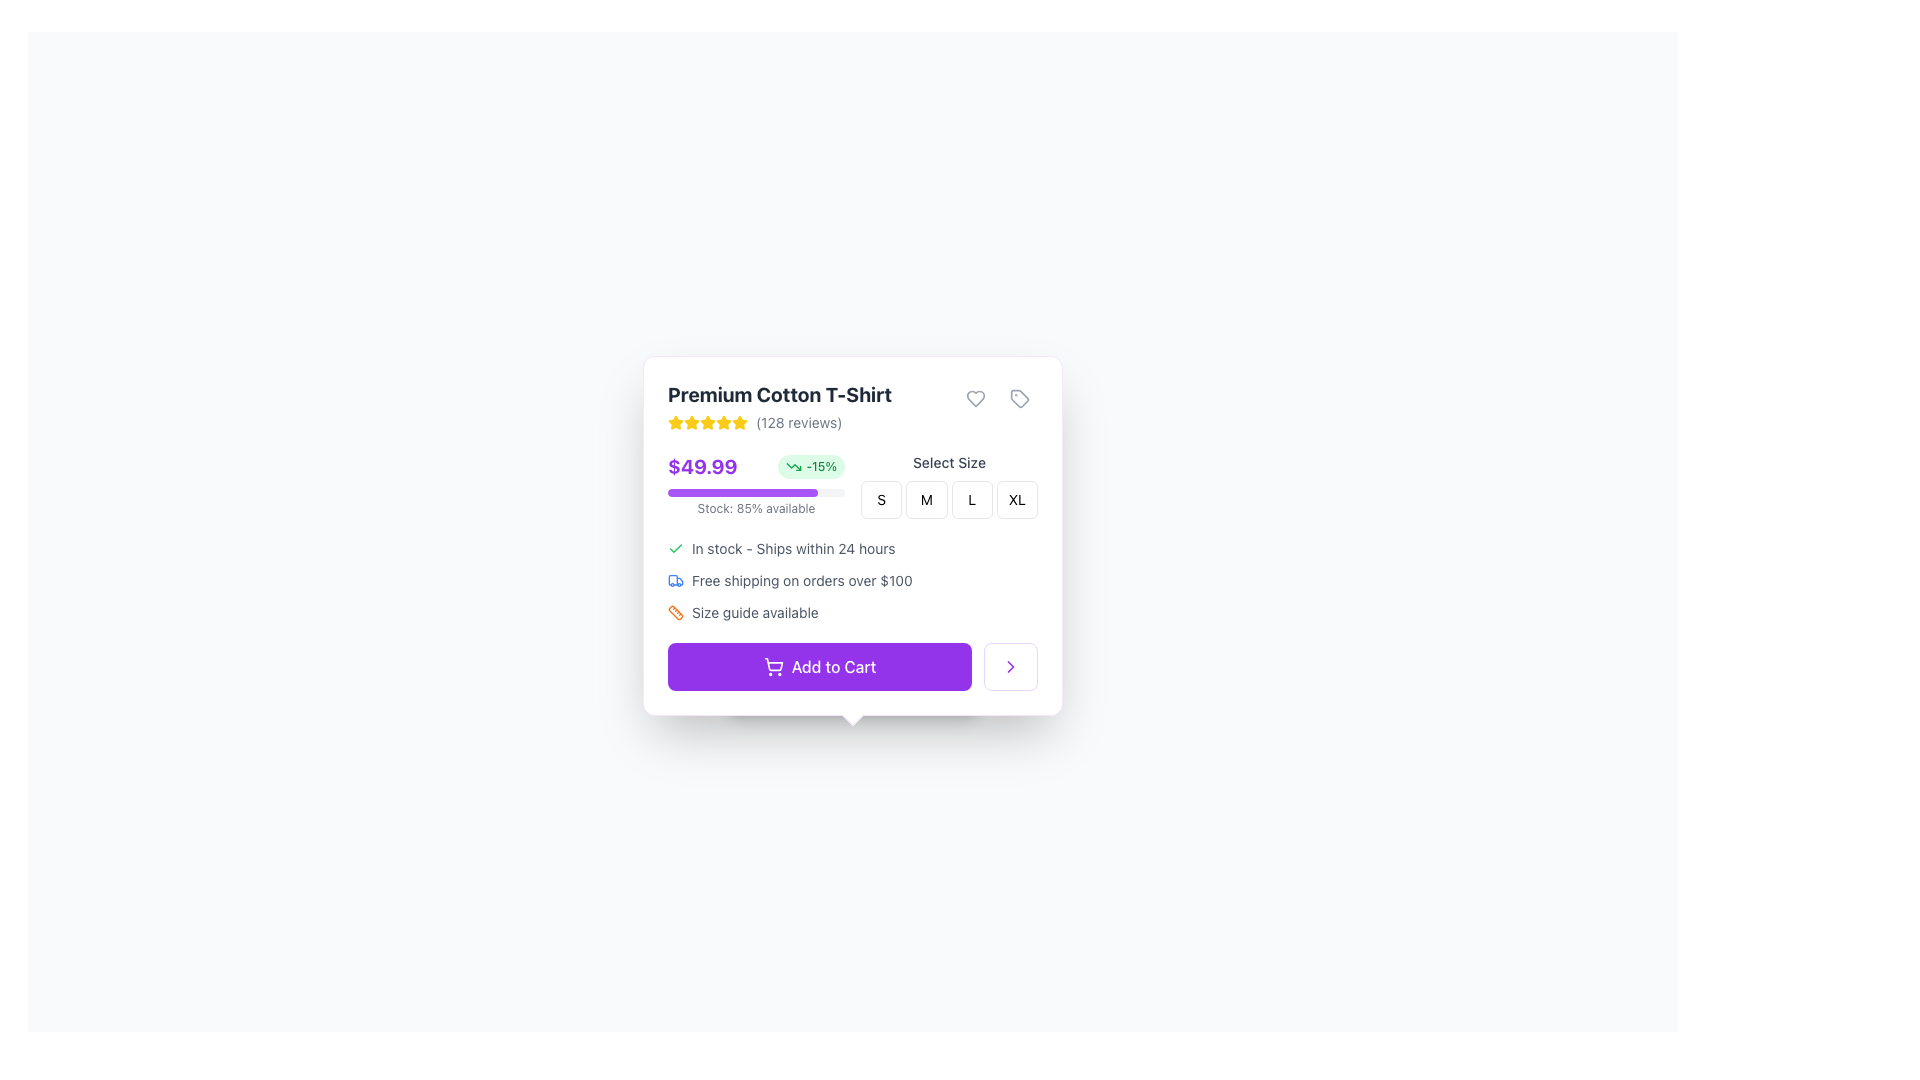  I want to click on the 'Premium Cotton T-Shirt(128 reviews)' header, so click(853, 406).